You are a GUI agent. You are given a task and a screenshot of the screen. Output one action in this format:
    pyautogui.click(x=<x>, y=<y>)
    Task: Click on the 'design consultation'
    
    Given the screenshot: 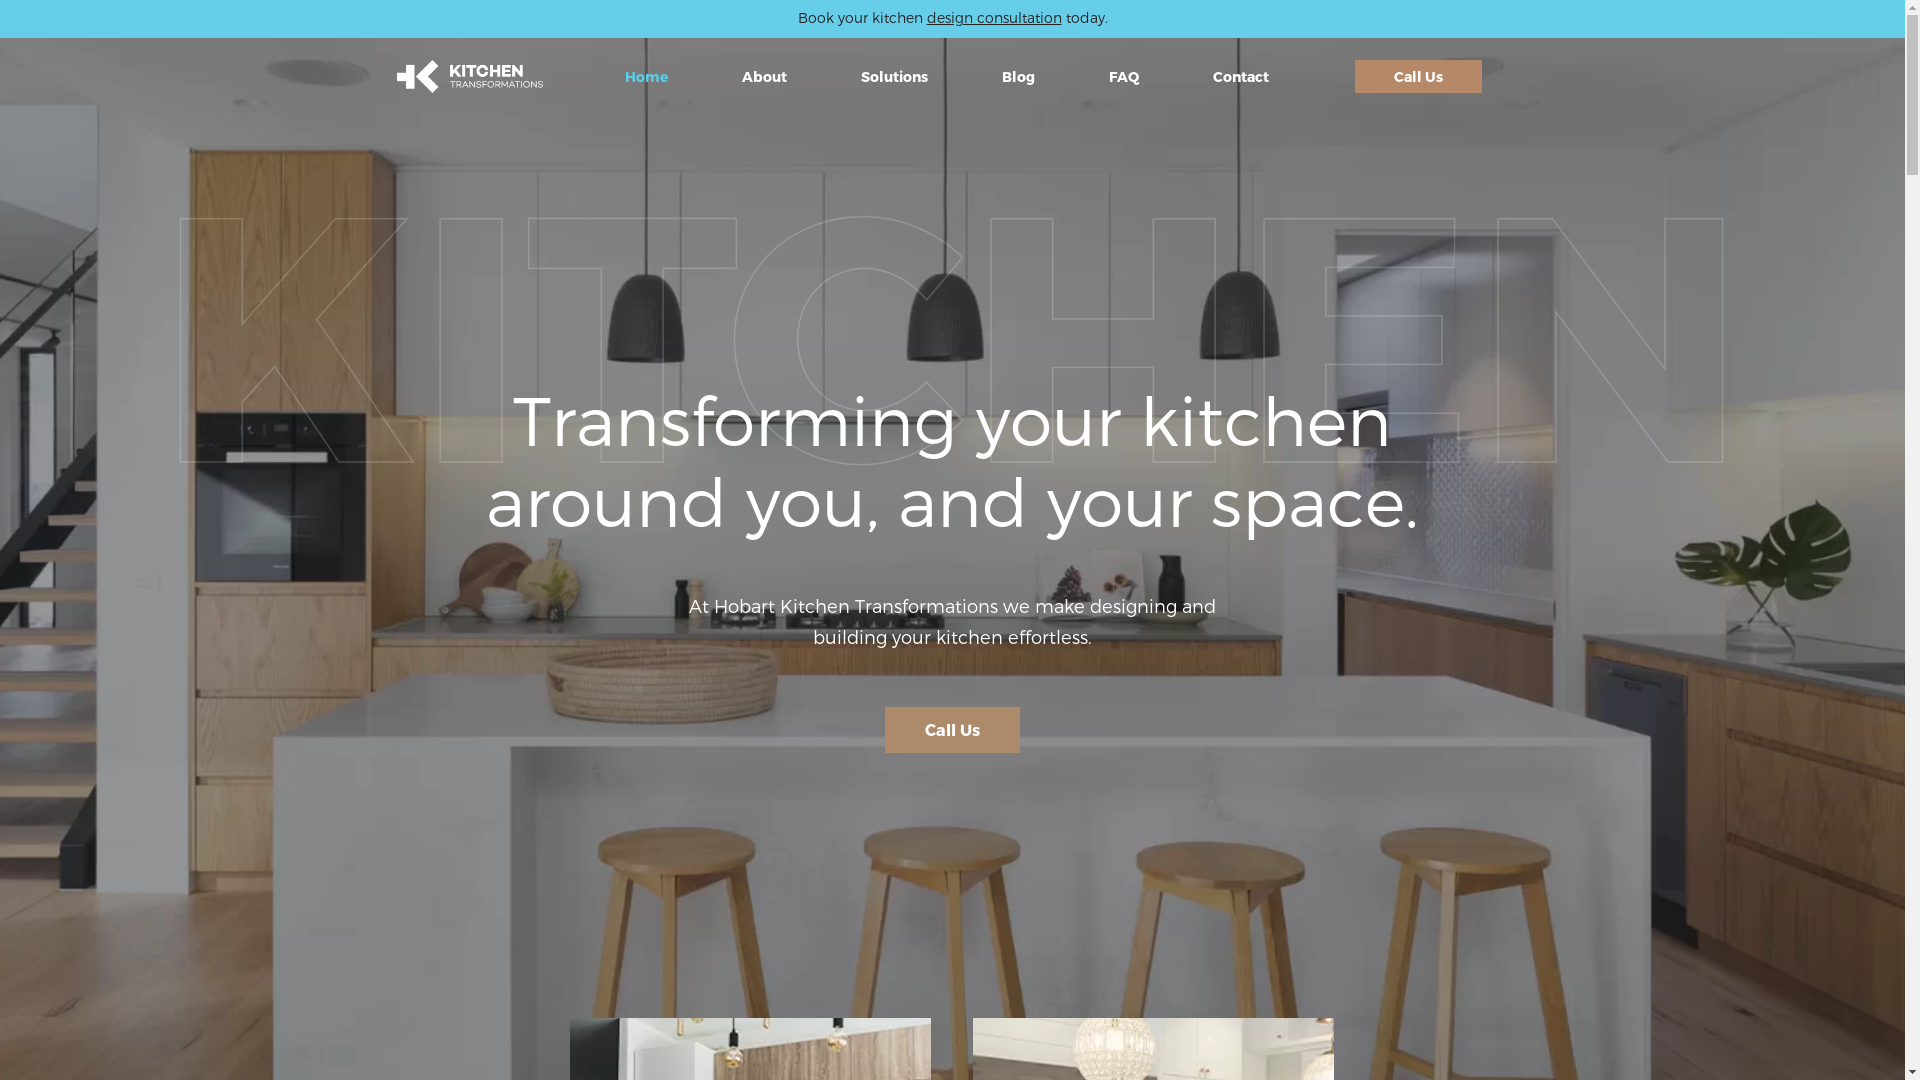 What is the action you would take?
    pyautogui.click(x=993, y=17)
    